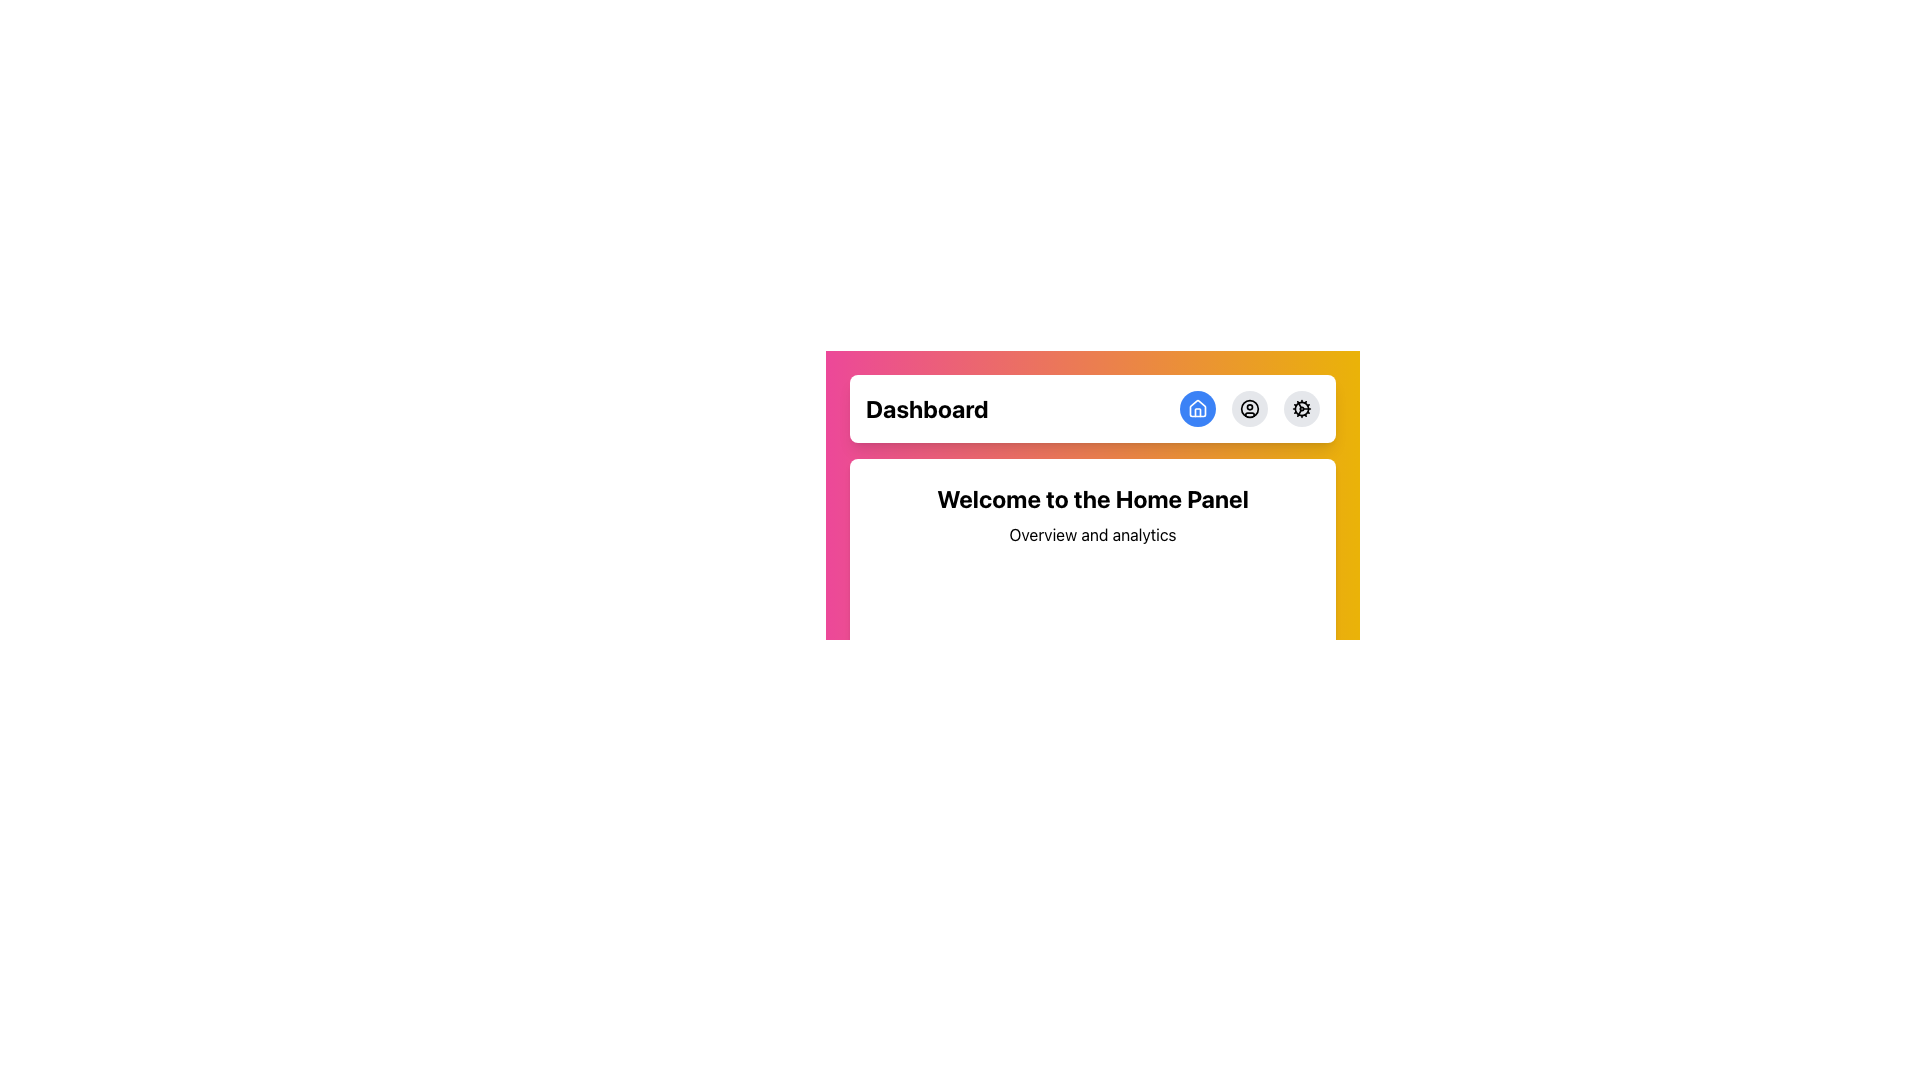  What do you see at coordinates (1301, 407) in the screenshot?
I see `the circular settings button with a cog icon` at bounding box center [1301, 407].